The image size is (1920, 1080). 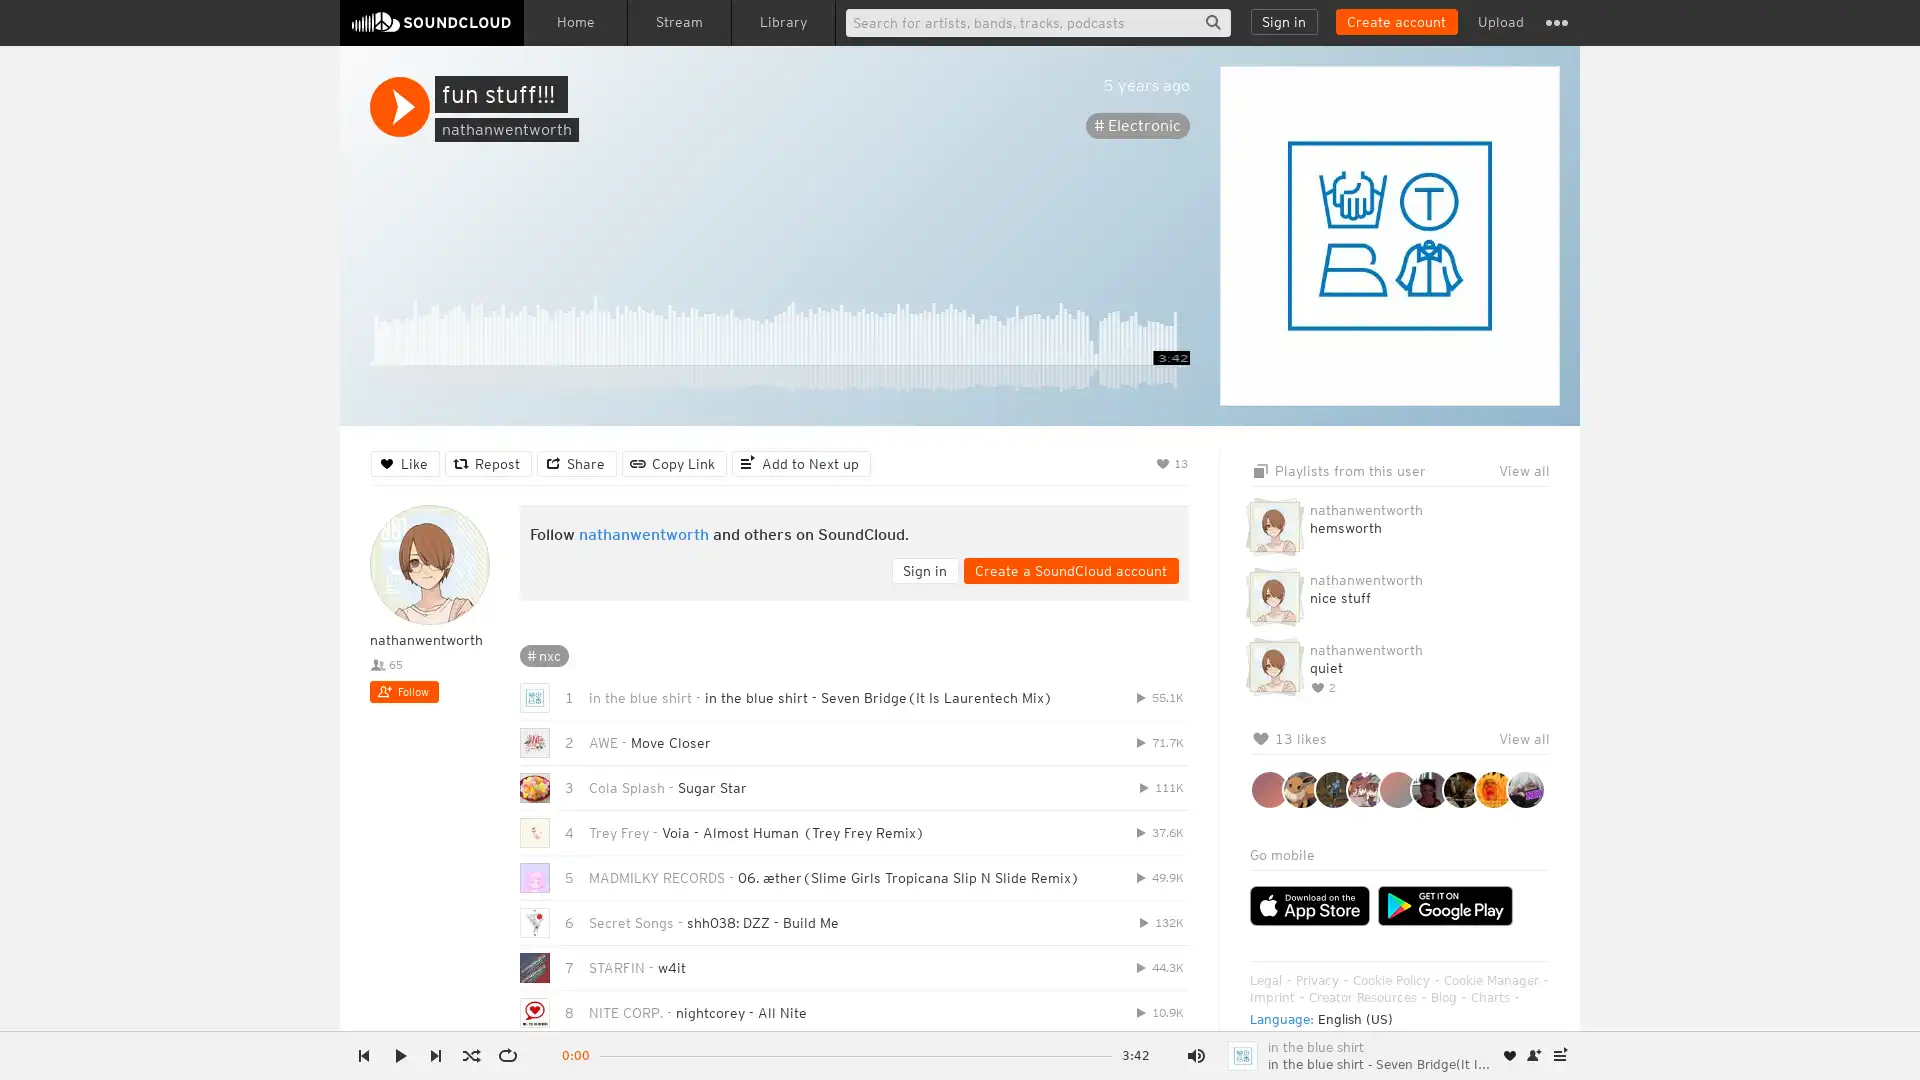 I want to click on Create a SoundCloud account, so click(x=1395, y=22).